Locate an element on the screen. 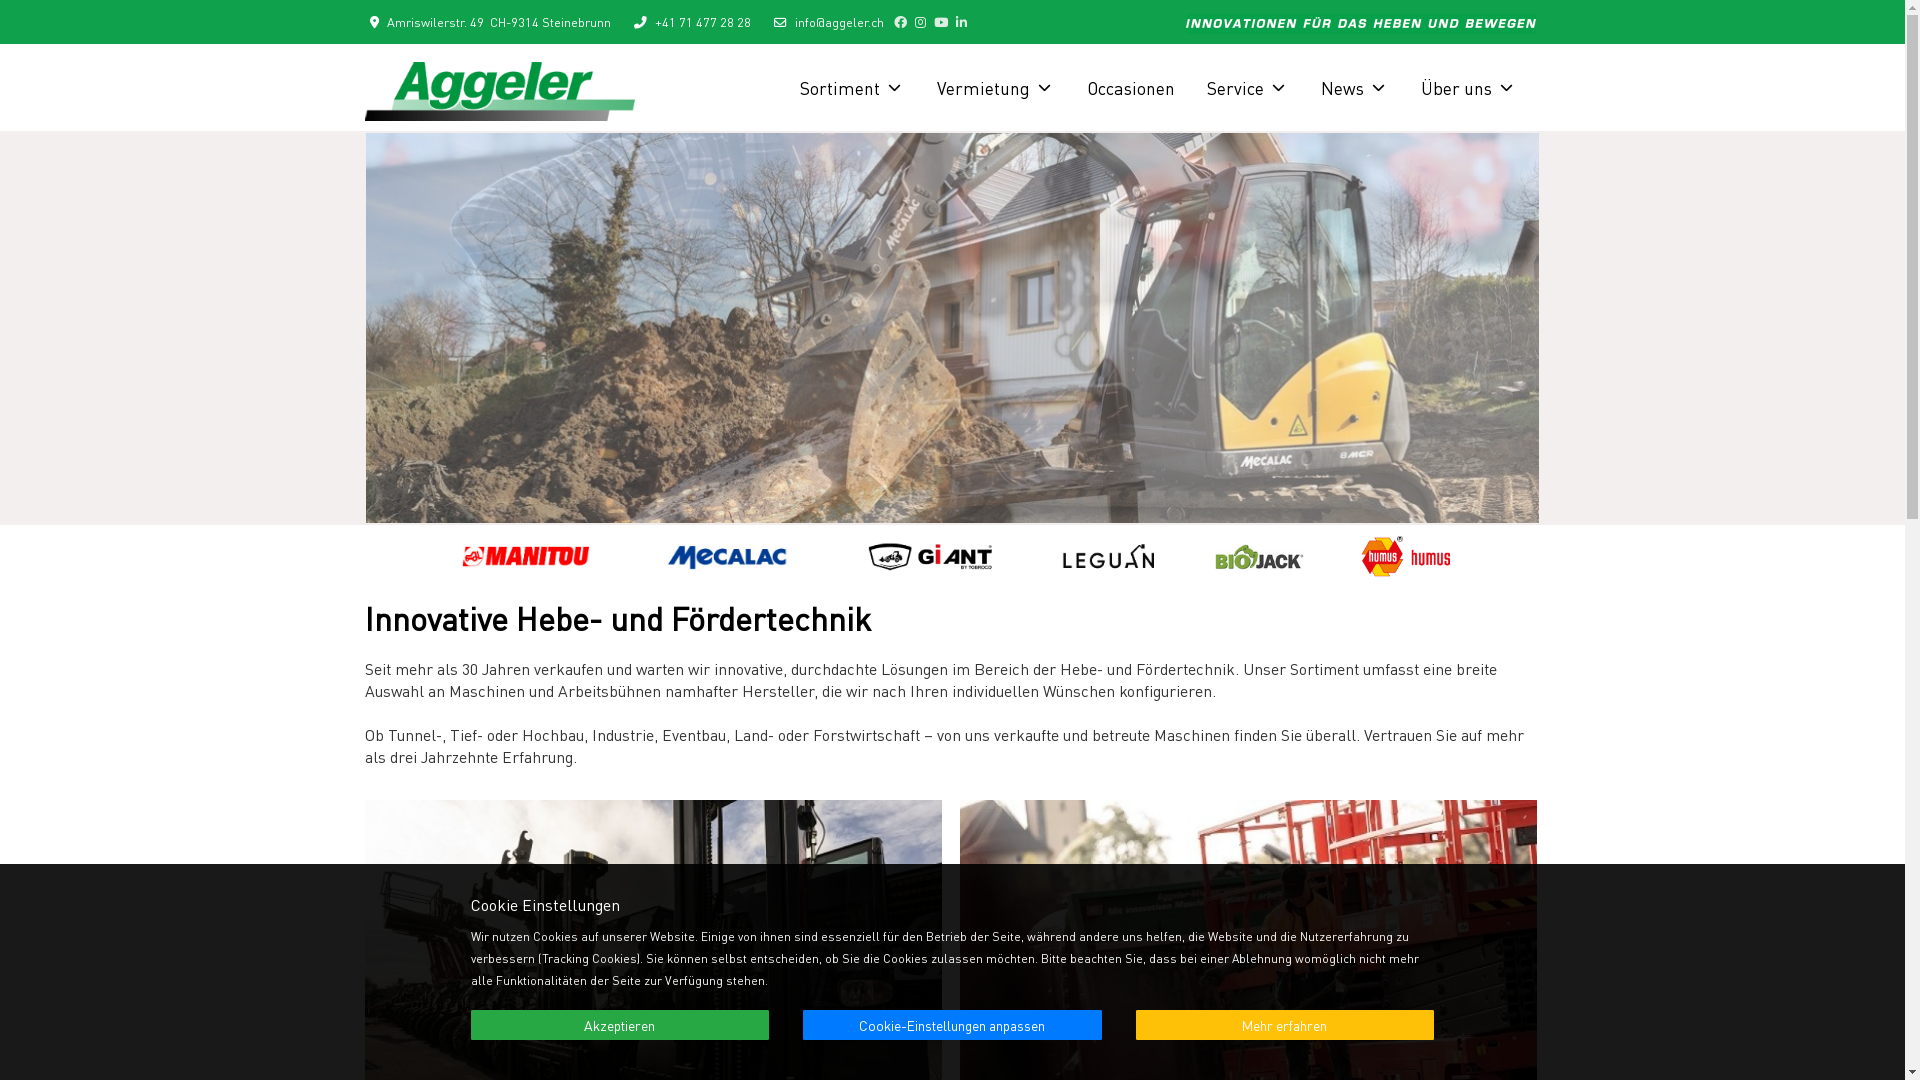  'Facebook' is located at coordinates (892, 22).